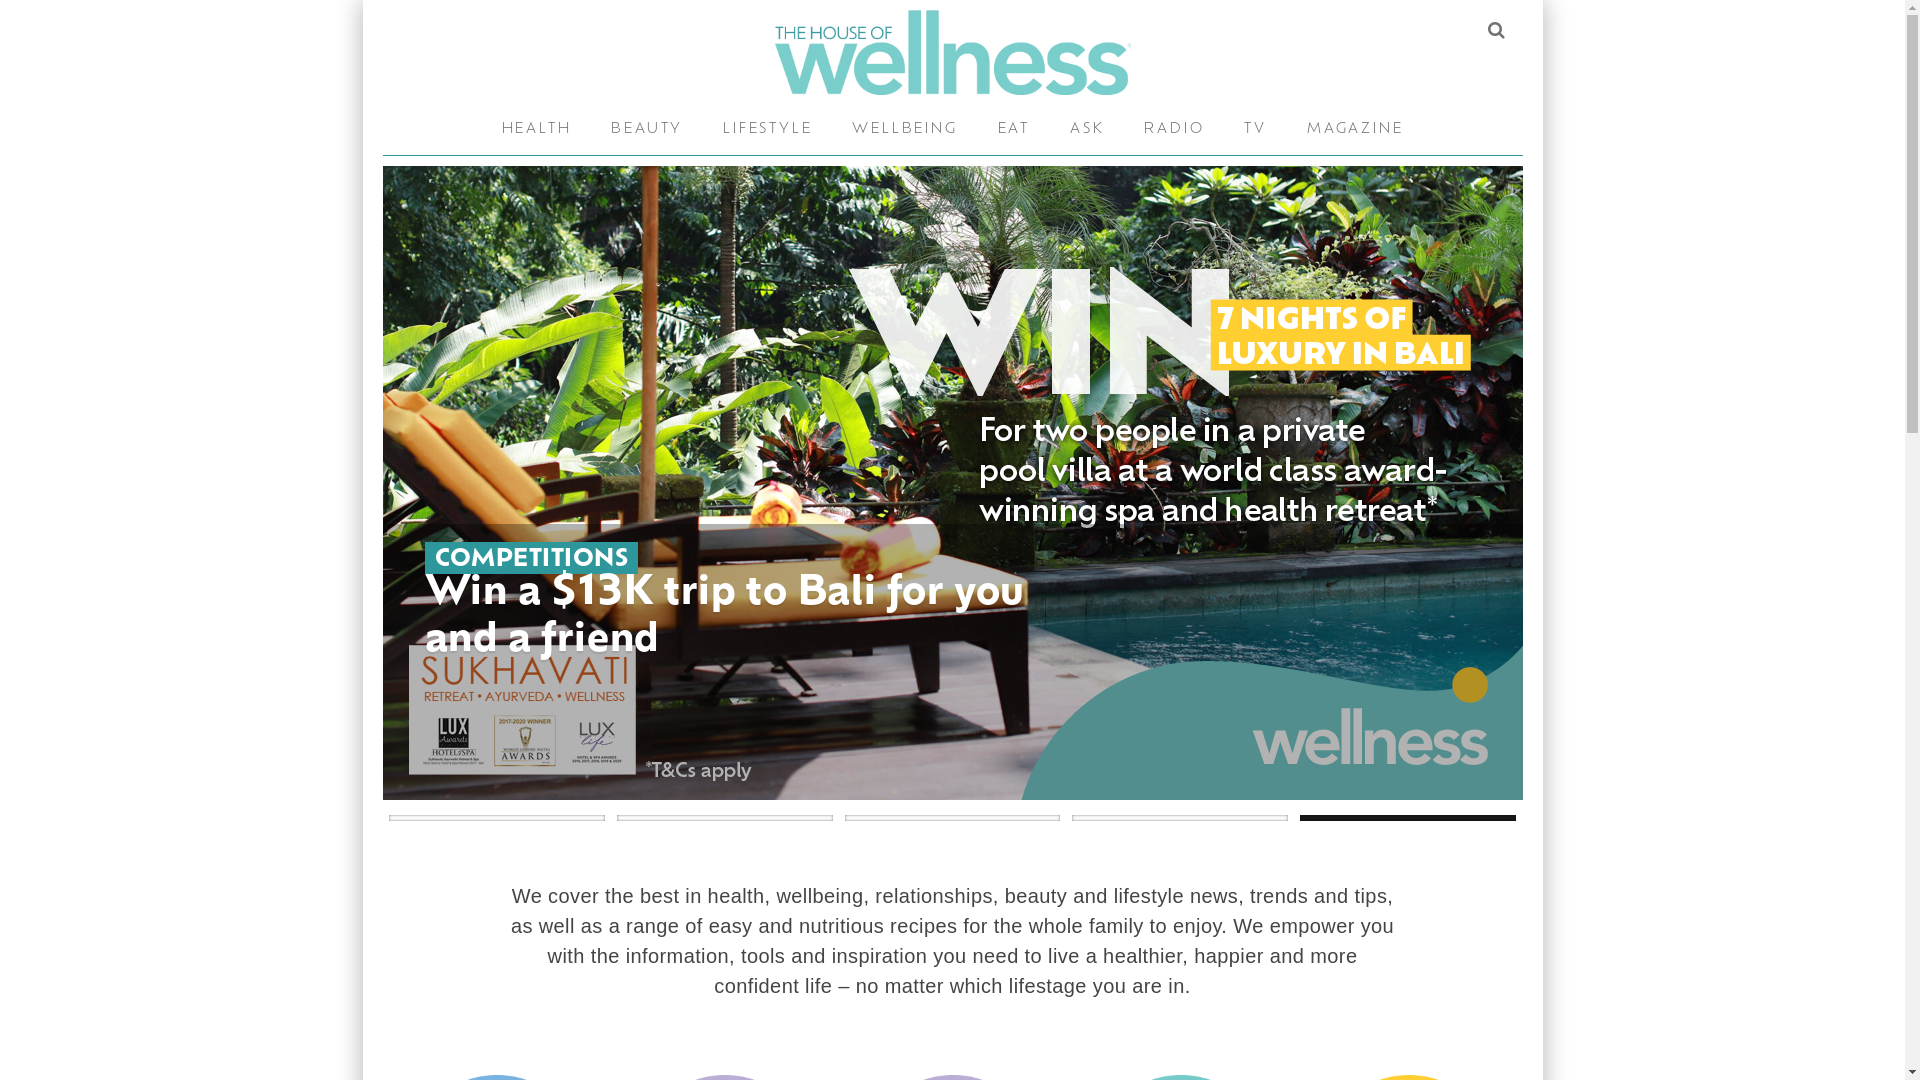 This screenshot has width=1920, height=1080. Describe the element at coordinates (537, 130) in the screenshot. I see `'HEALTH'` at that location.